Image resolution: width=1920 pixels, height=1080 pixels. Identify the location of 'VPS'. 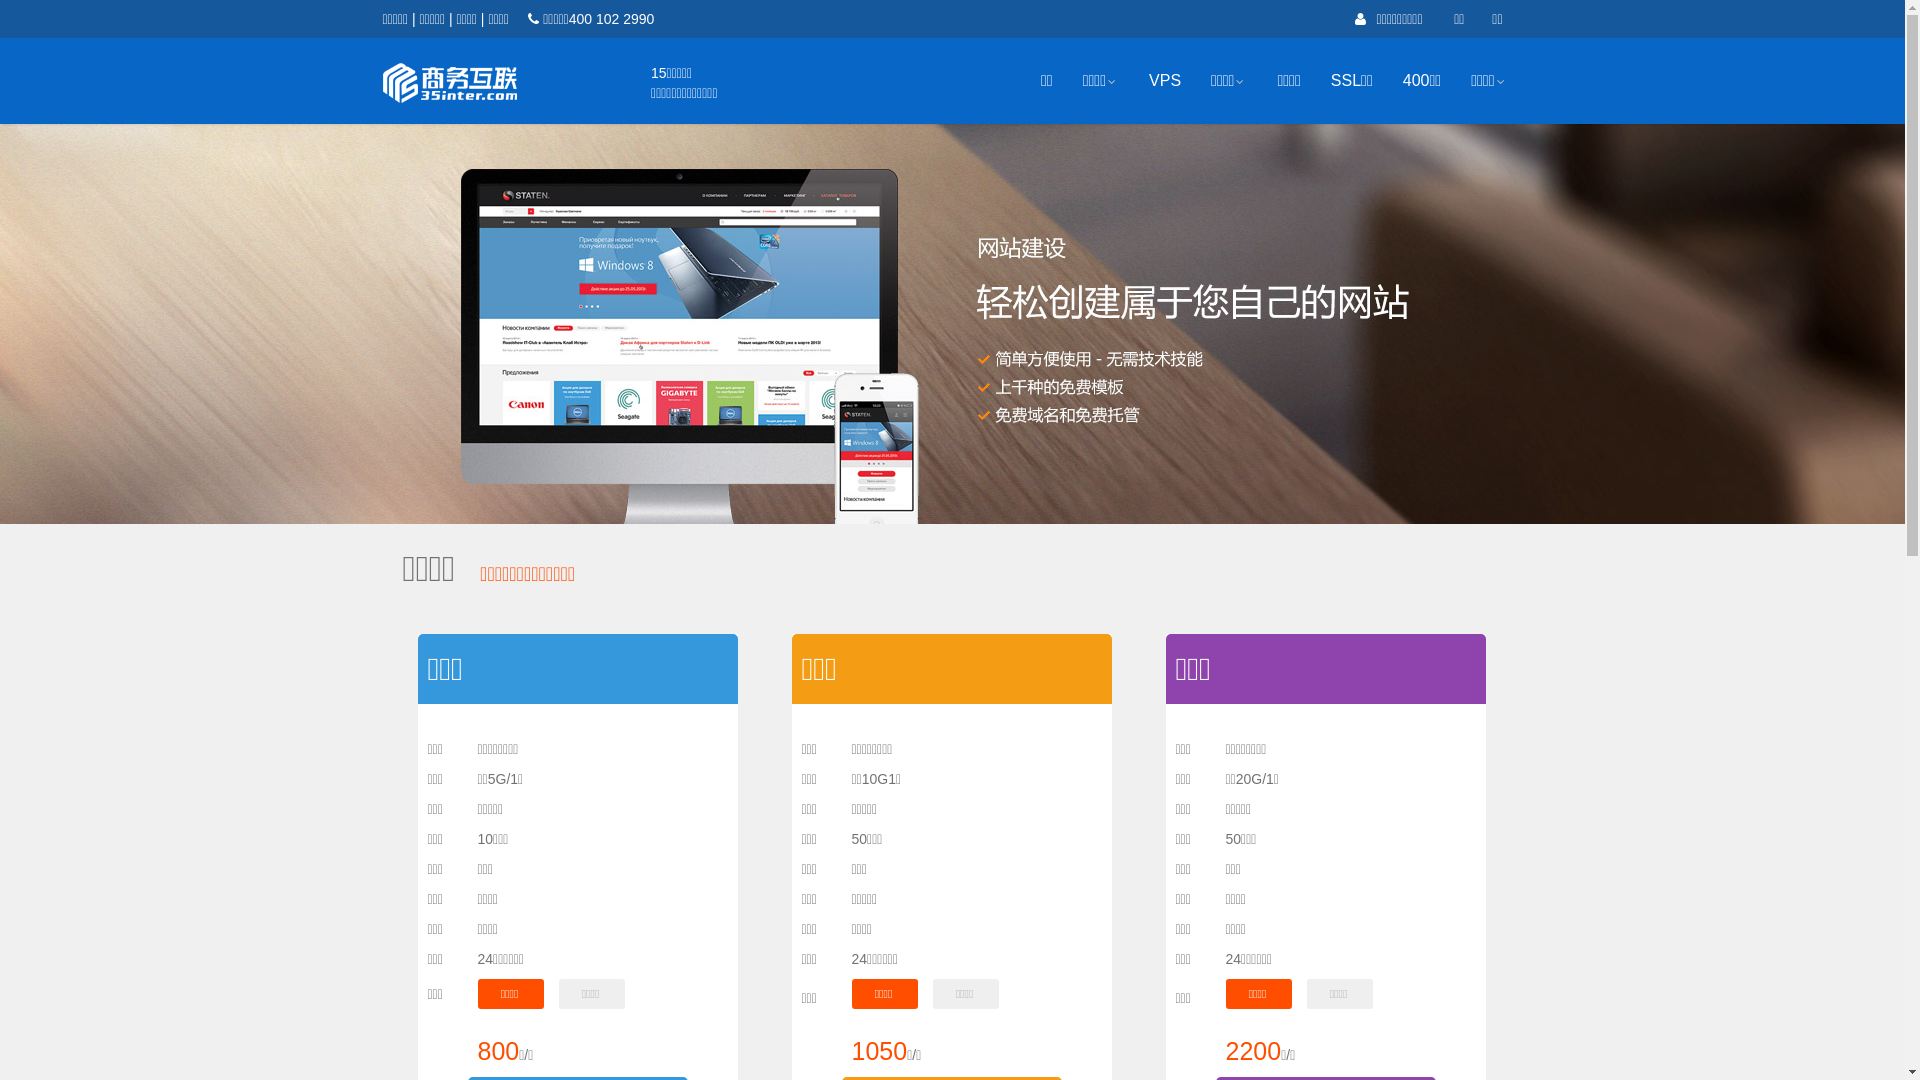
(1165, 80).